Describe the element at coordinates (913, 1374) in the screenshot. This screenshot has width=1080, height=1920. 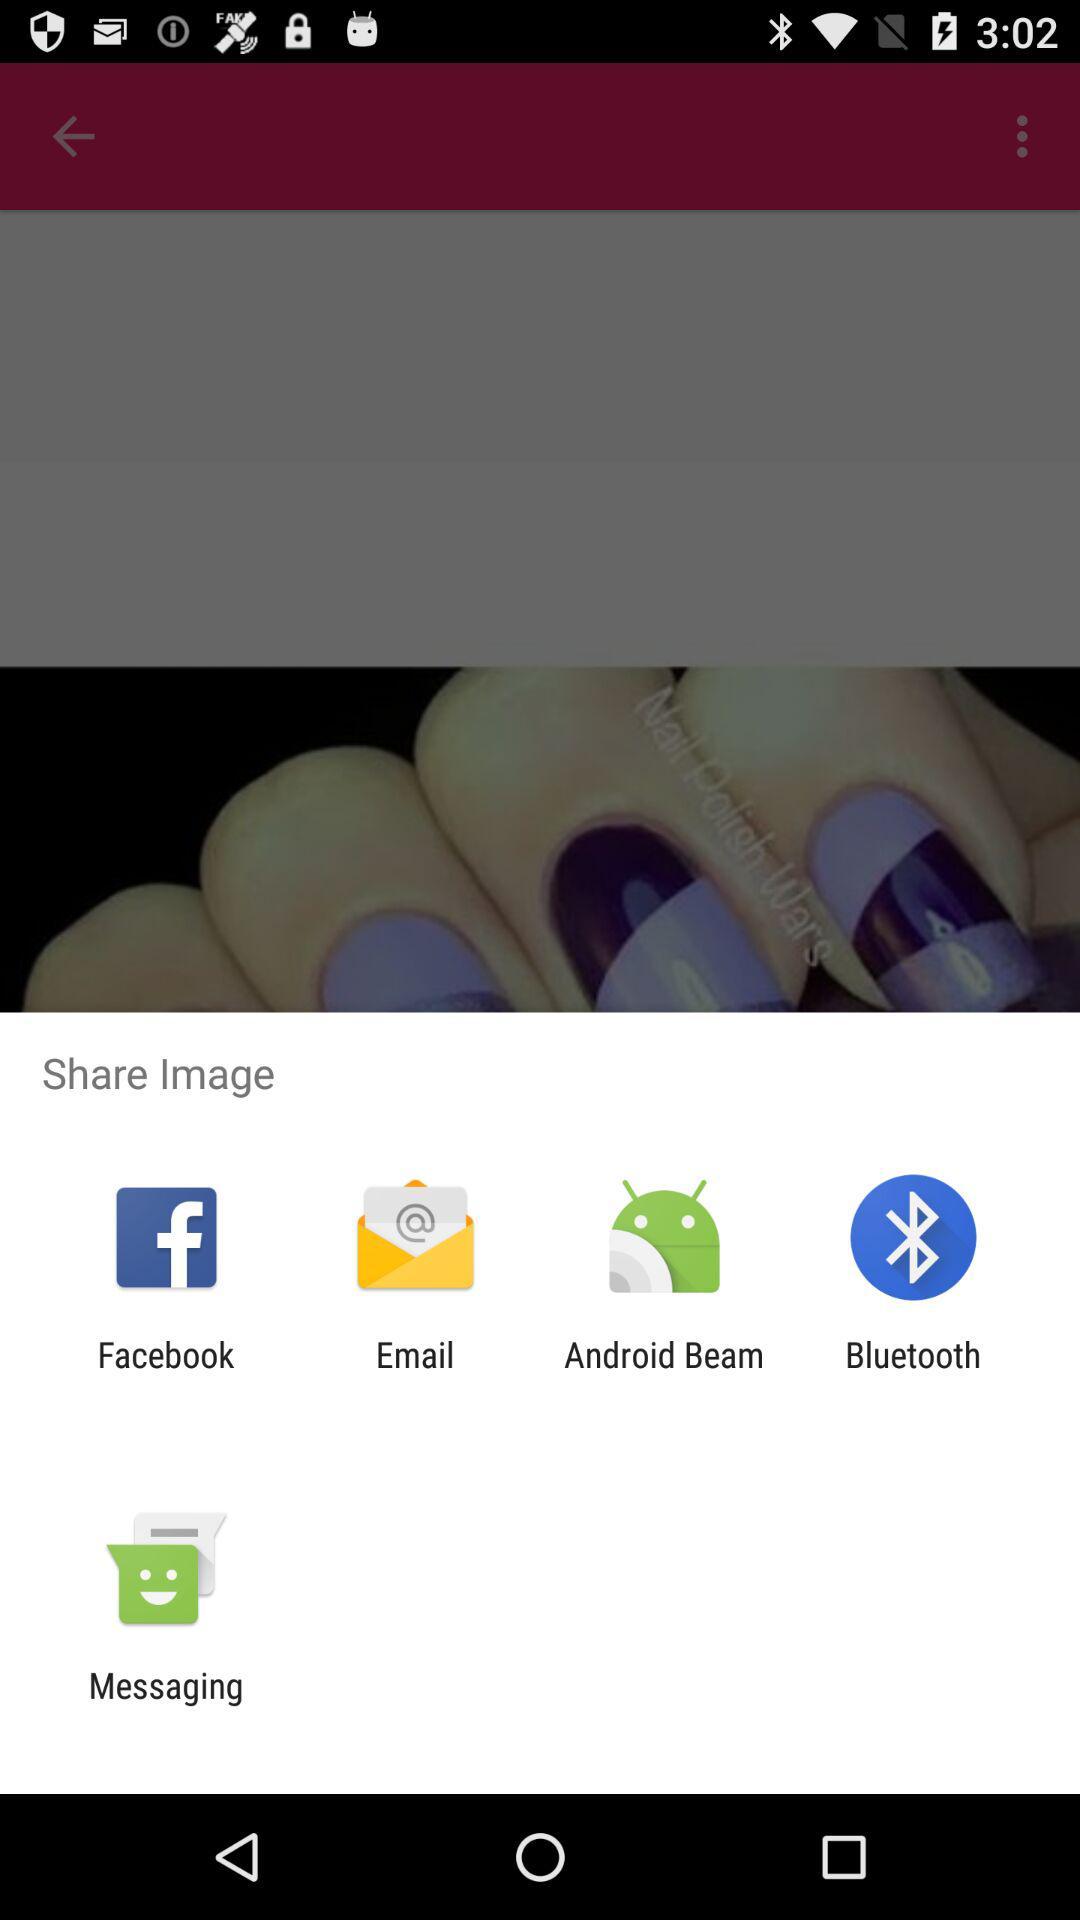
I see `the bluetooth item` at that location.